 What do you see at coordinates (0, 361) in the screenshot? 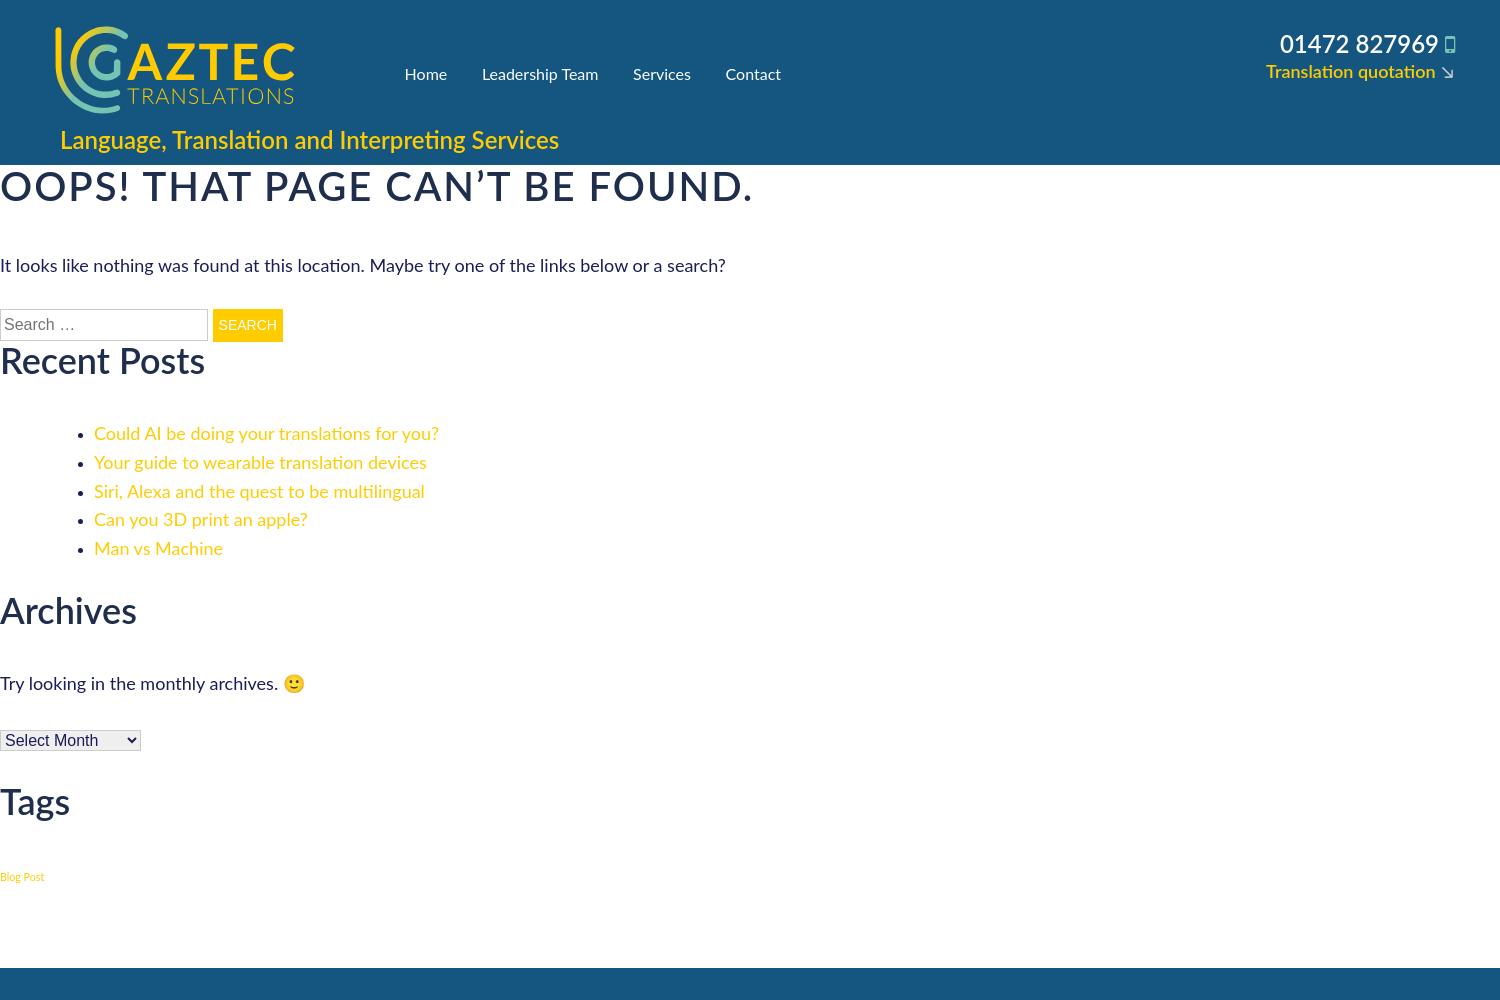
I see `'Recent Posts'` at bounding box center [0, 361].